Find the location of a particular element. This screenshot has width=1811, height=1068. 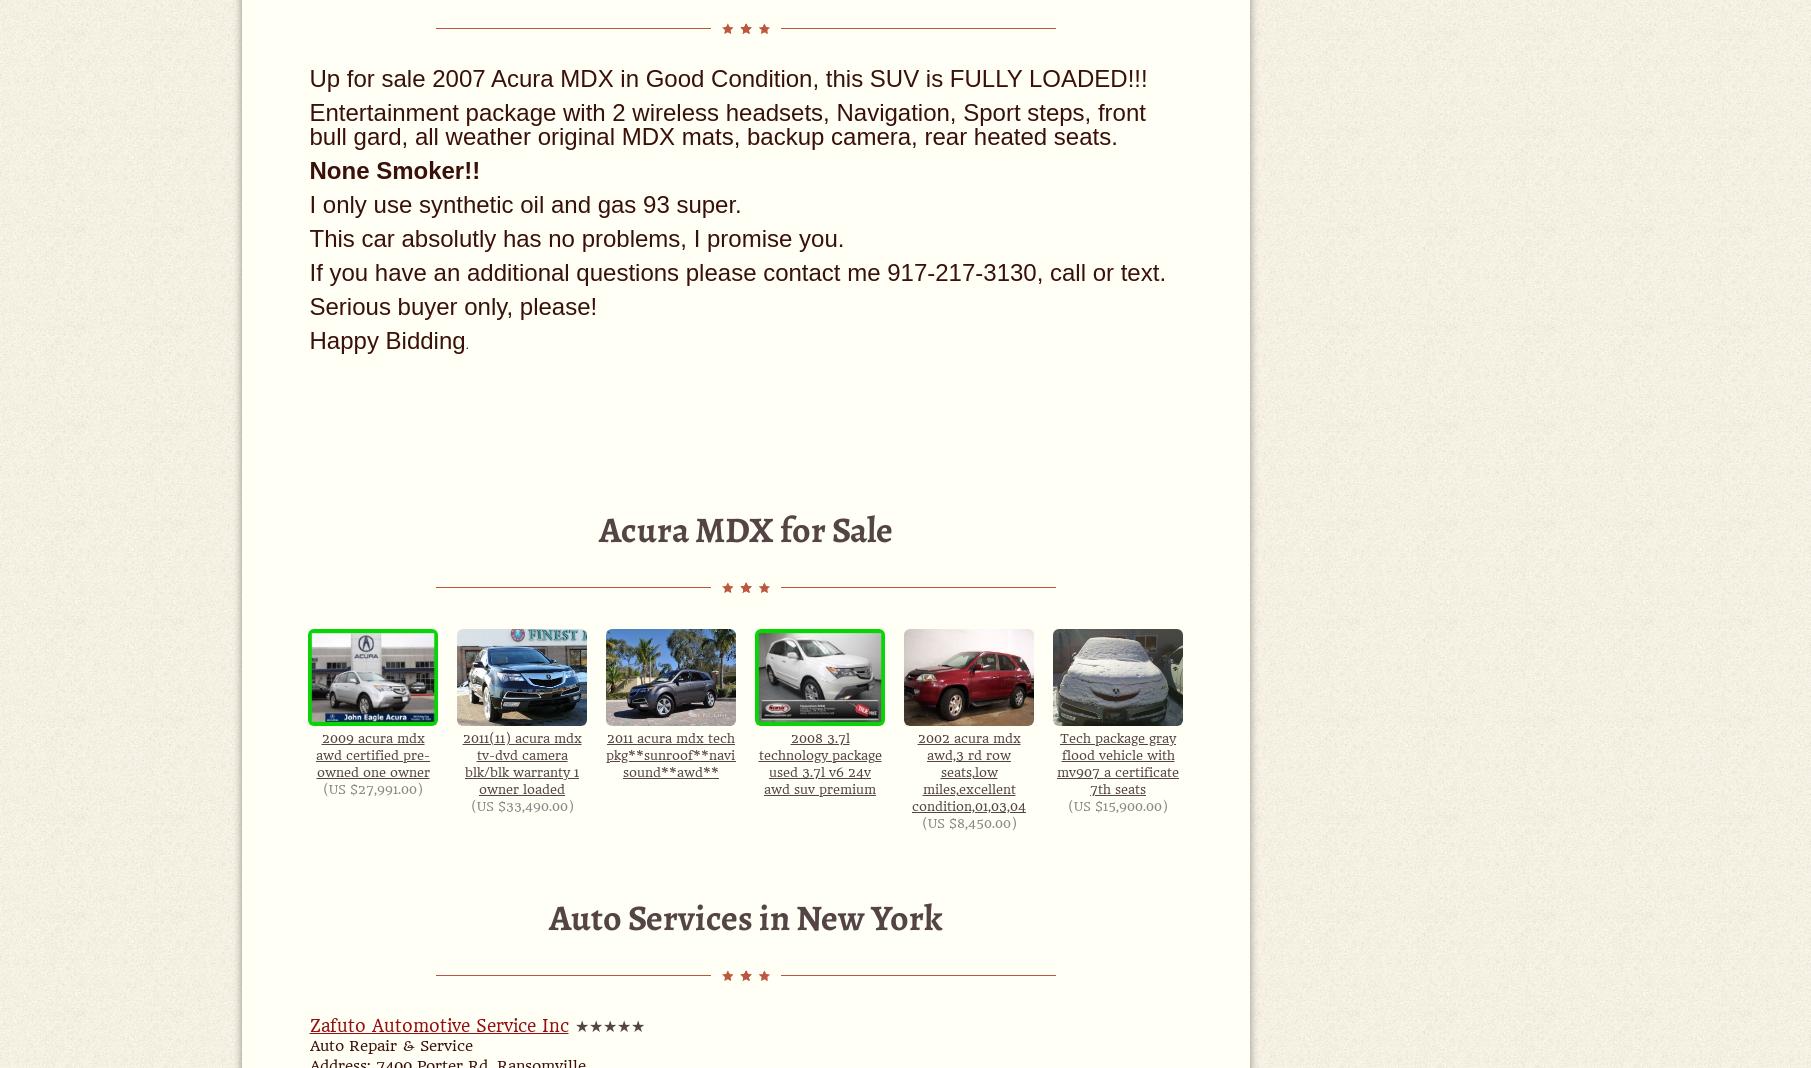

'None Smoker!!' is located at coordinates (393, 170).